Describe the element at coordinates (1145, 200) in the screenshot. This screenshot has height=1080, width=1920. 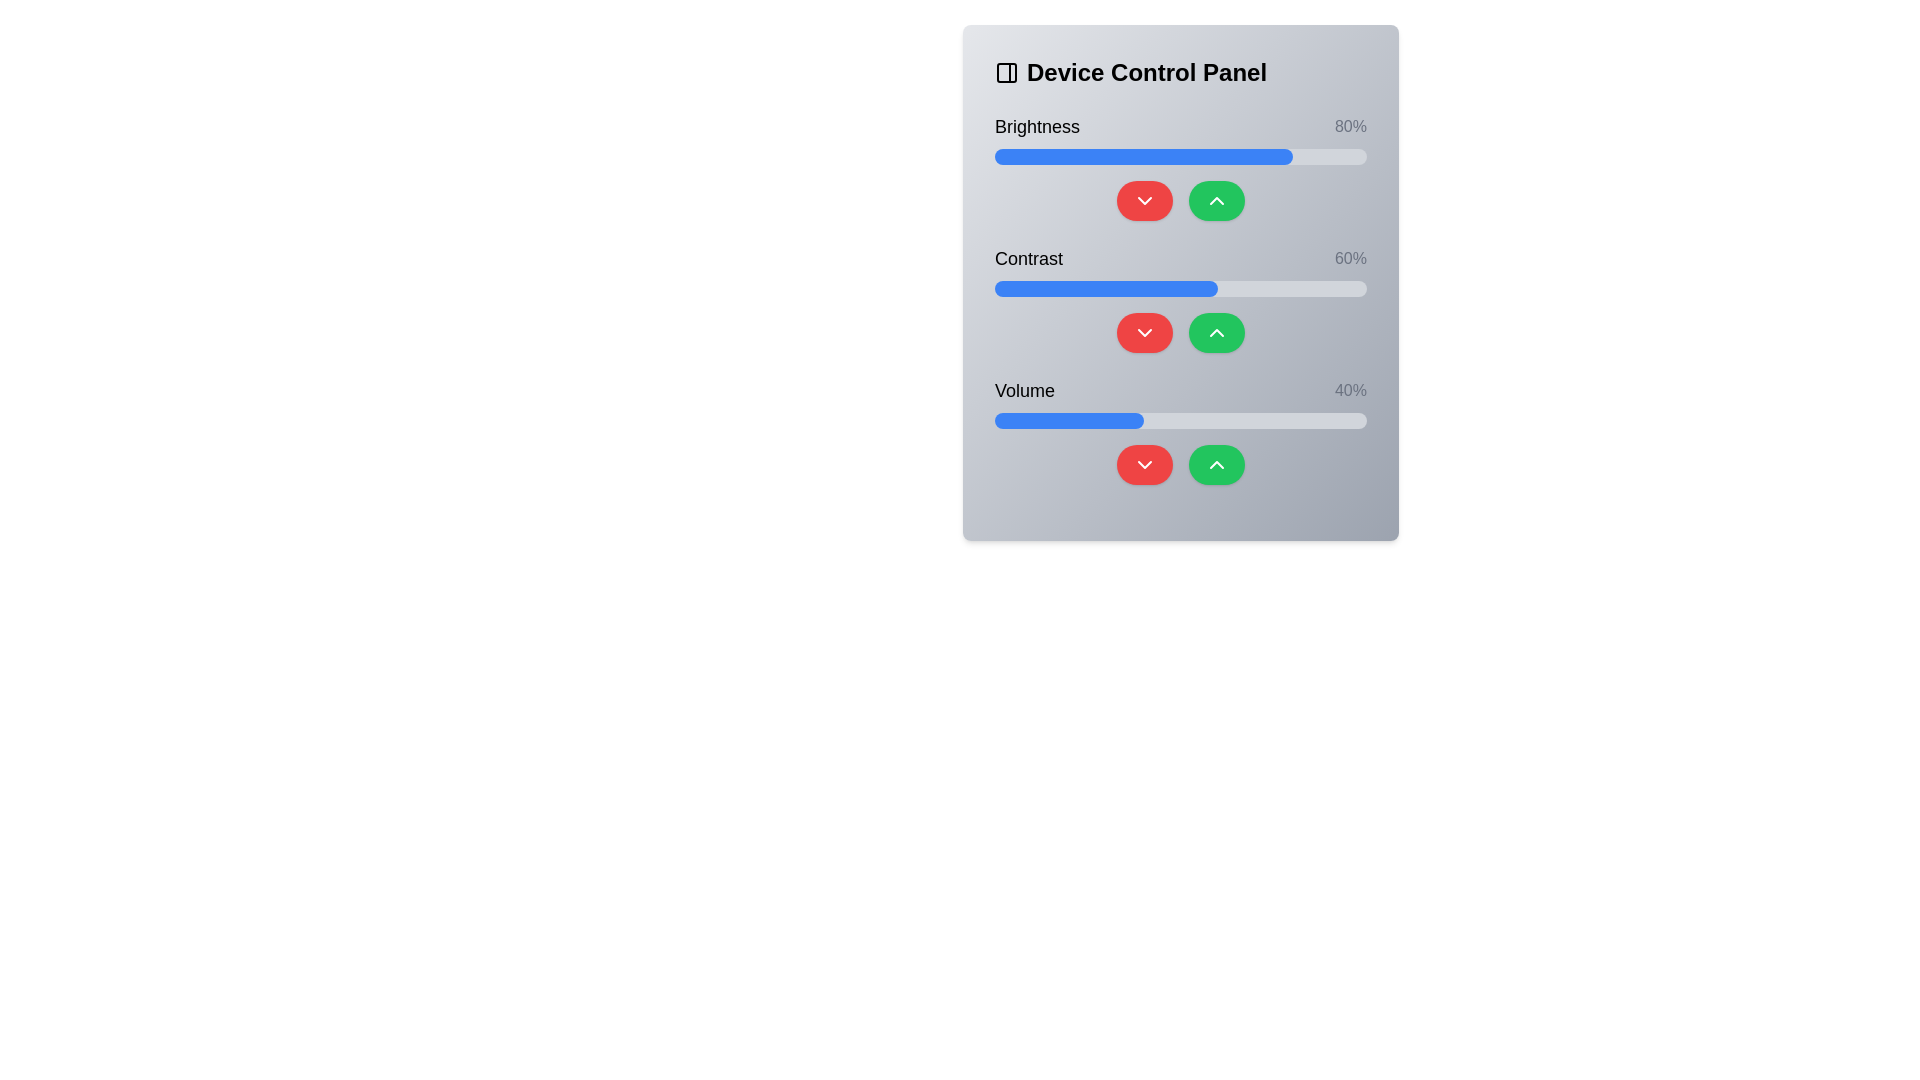
I see `the chevron icon embedded in the circular button` at that location.